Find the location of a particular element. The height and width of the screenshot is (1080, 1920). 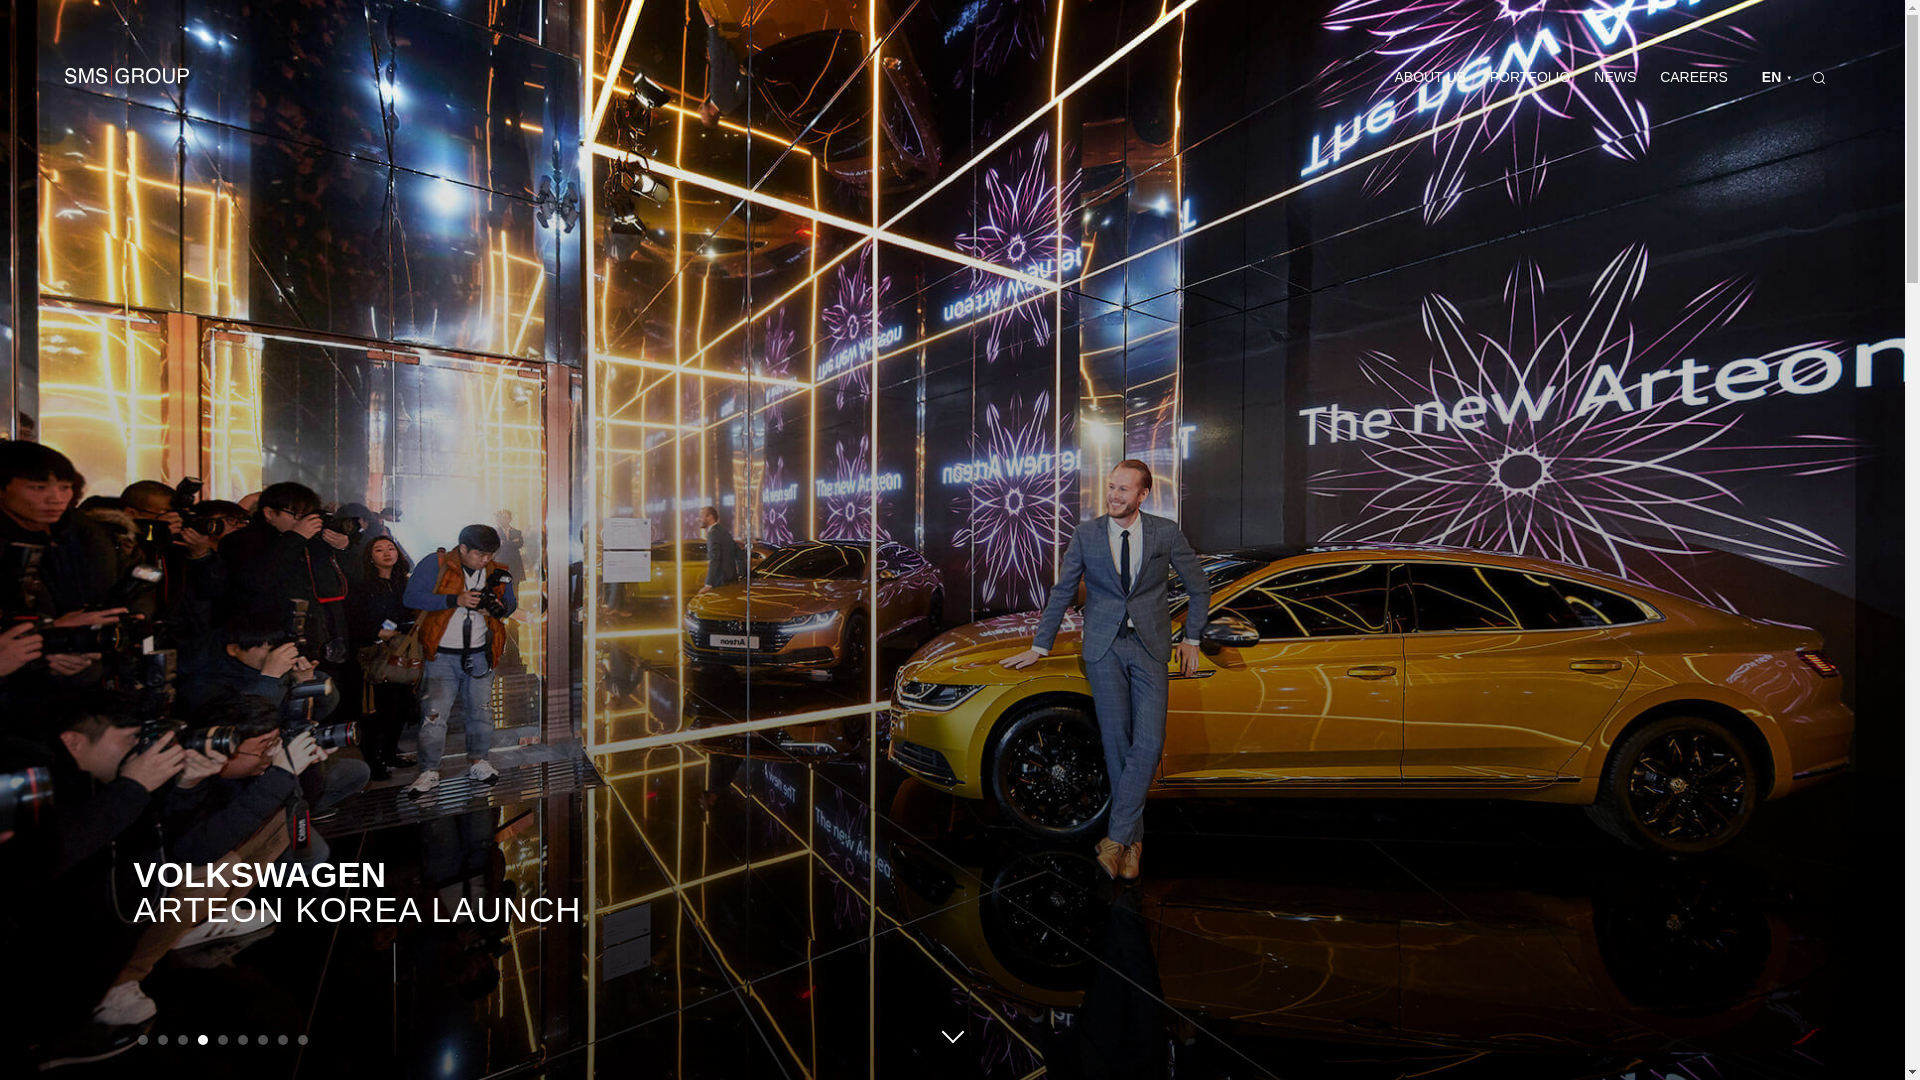

'ABOUT US' is located at coordinates (1429, 76).